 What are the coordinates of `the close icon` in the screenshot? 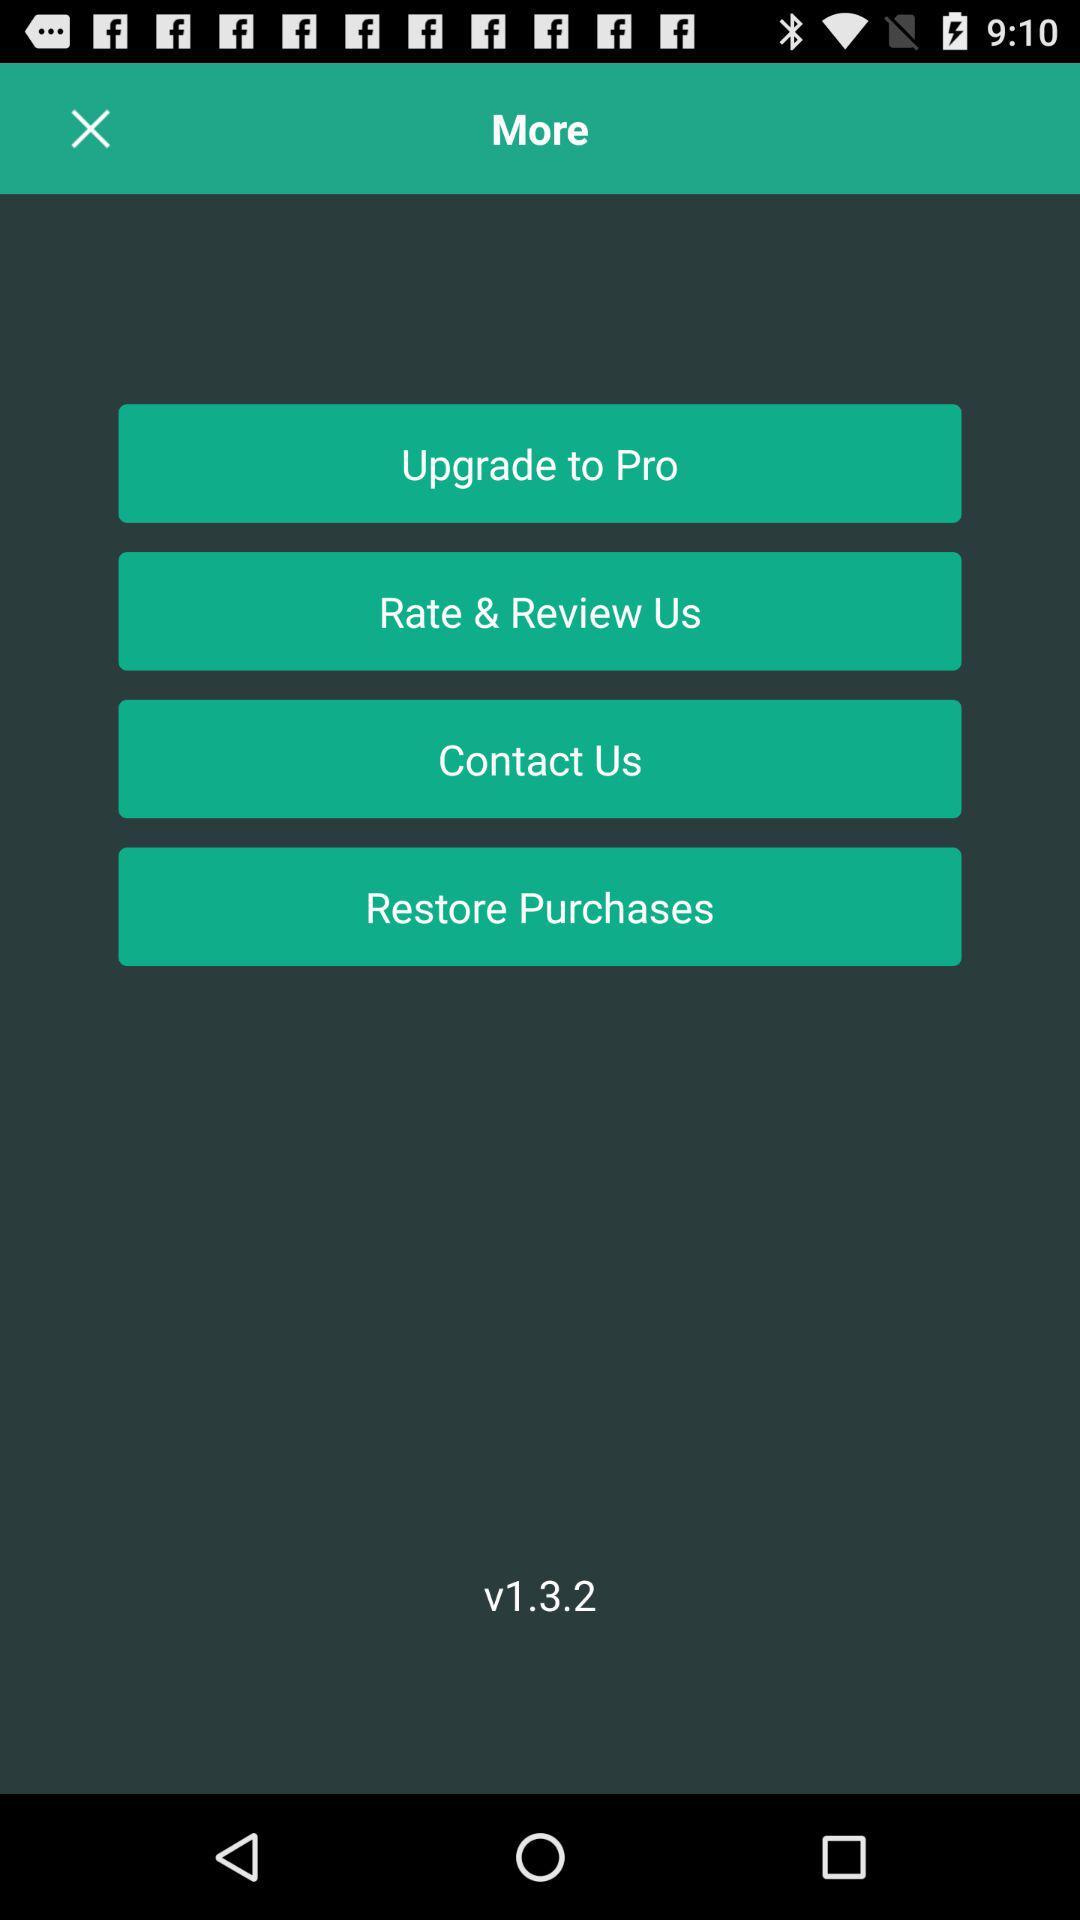 It's located at (91, 136).